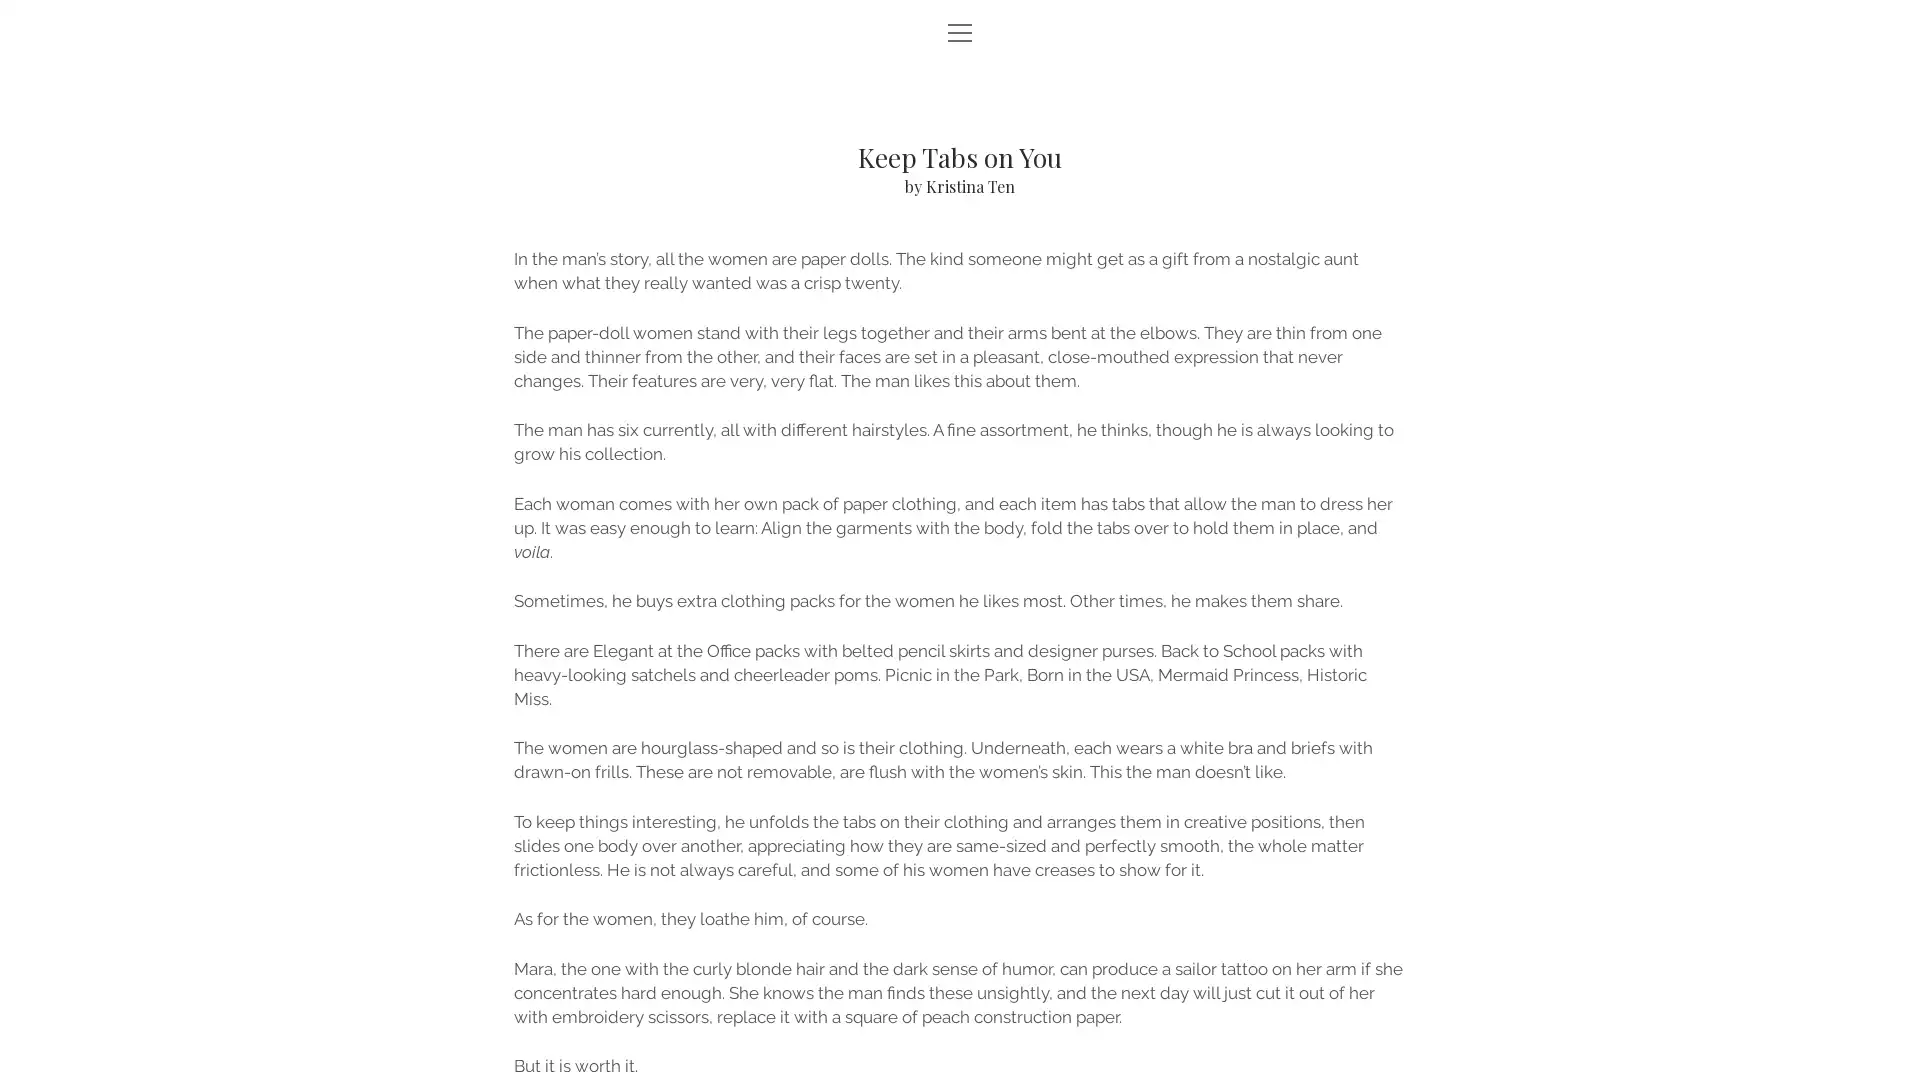  I want to click on open menu, so click(960, 34).